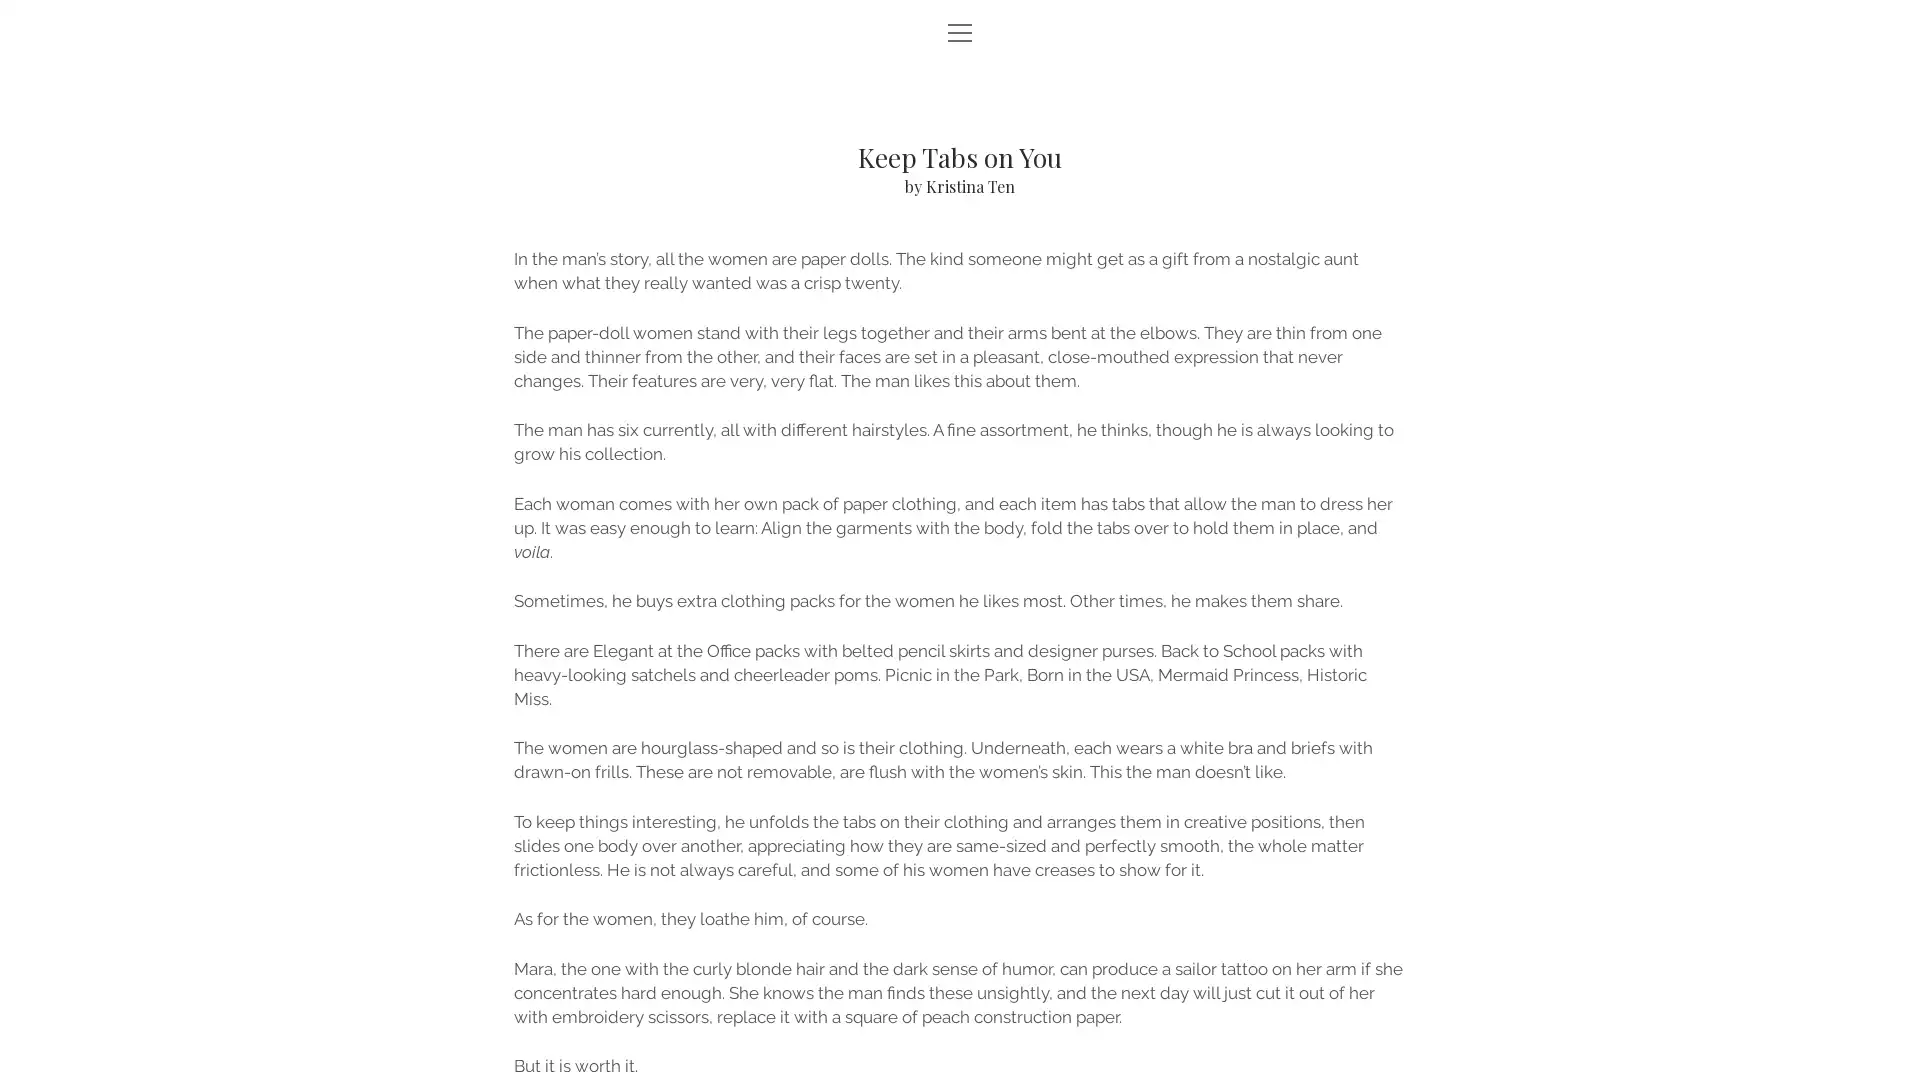  I want to click on open menu, so click(960, 34).